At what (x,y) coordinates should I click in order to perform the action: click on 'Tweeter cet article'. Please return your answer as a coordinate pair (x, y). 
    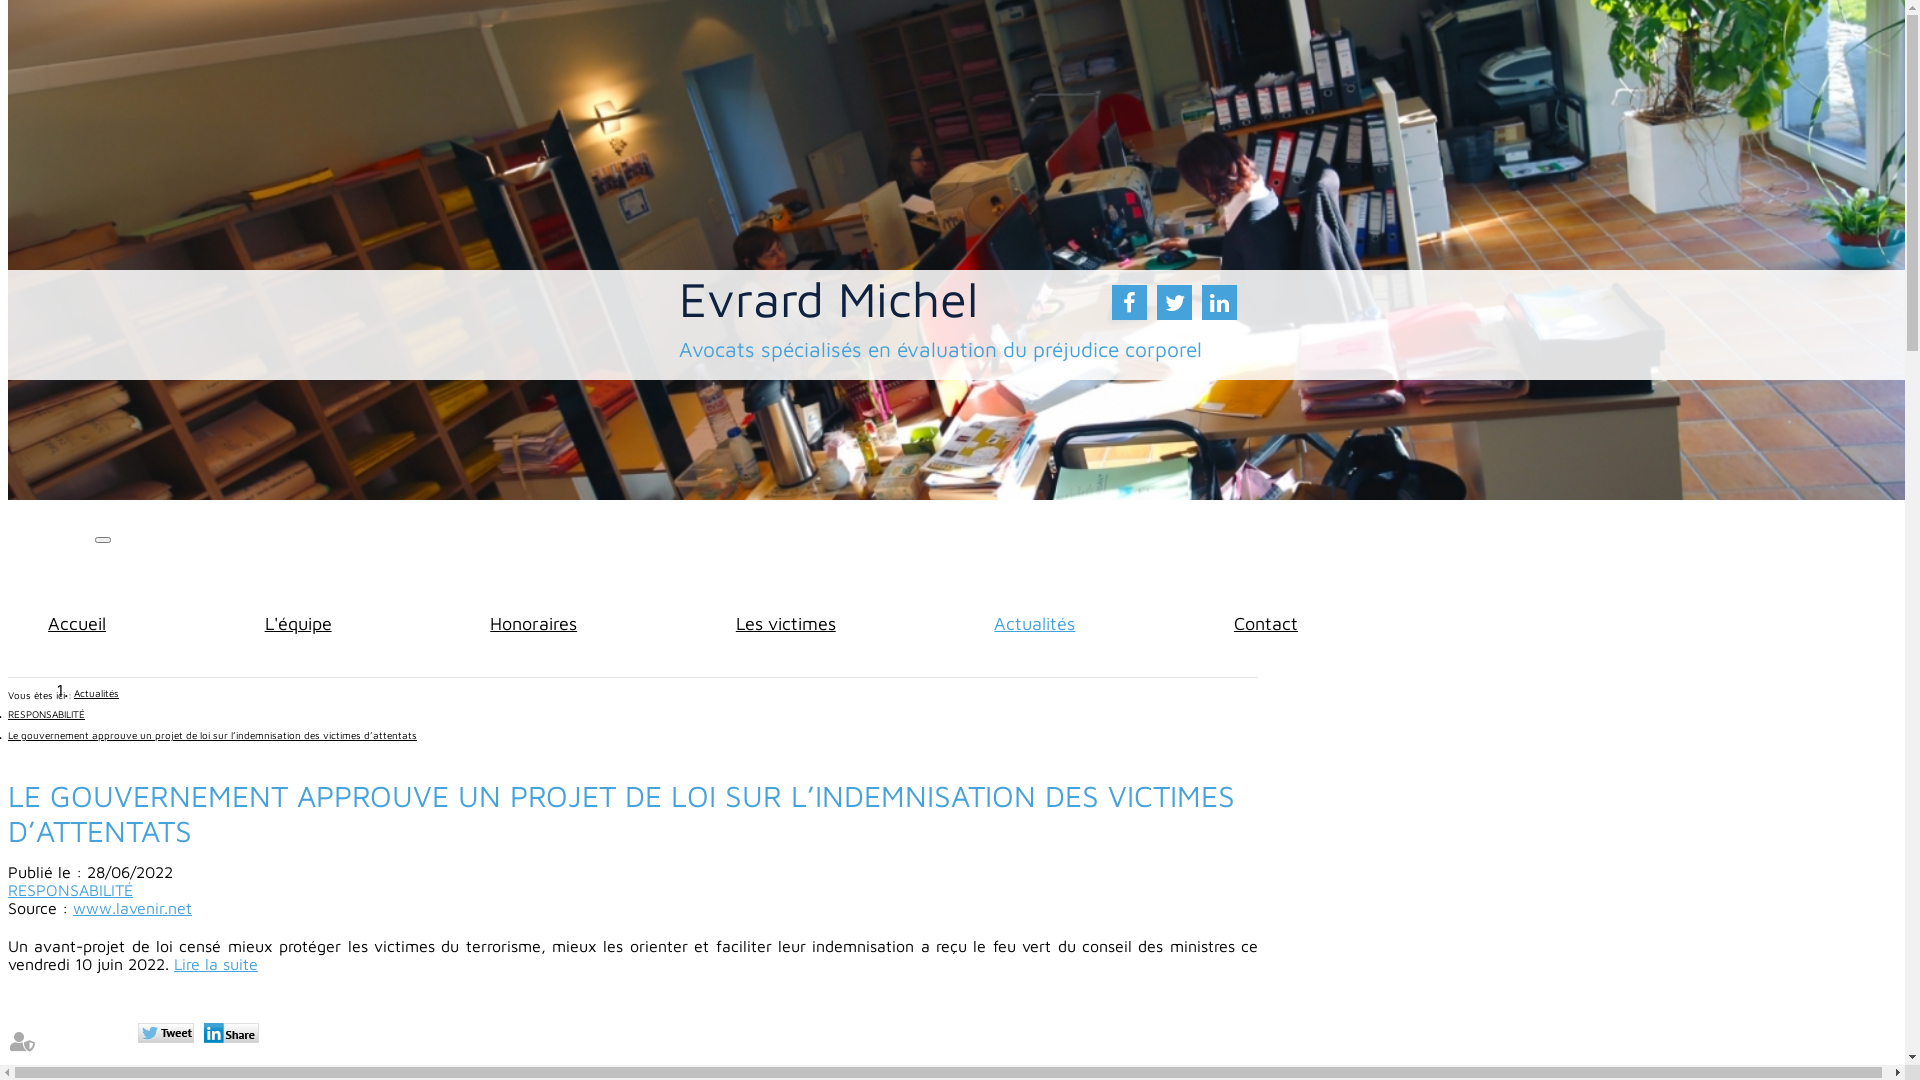
    Looking at the image, I should click on (168, 1034).